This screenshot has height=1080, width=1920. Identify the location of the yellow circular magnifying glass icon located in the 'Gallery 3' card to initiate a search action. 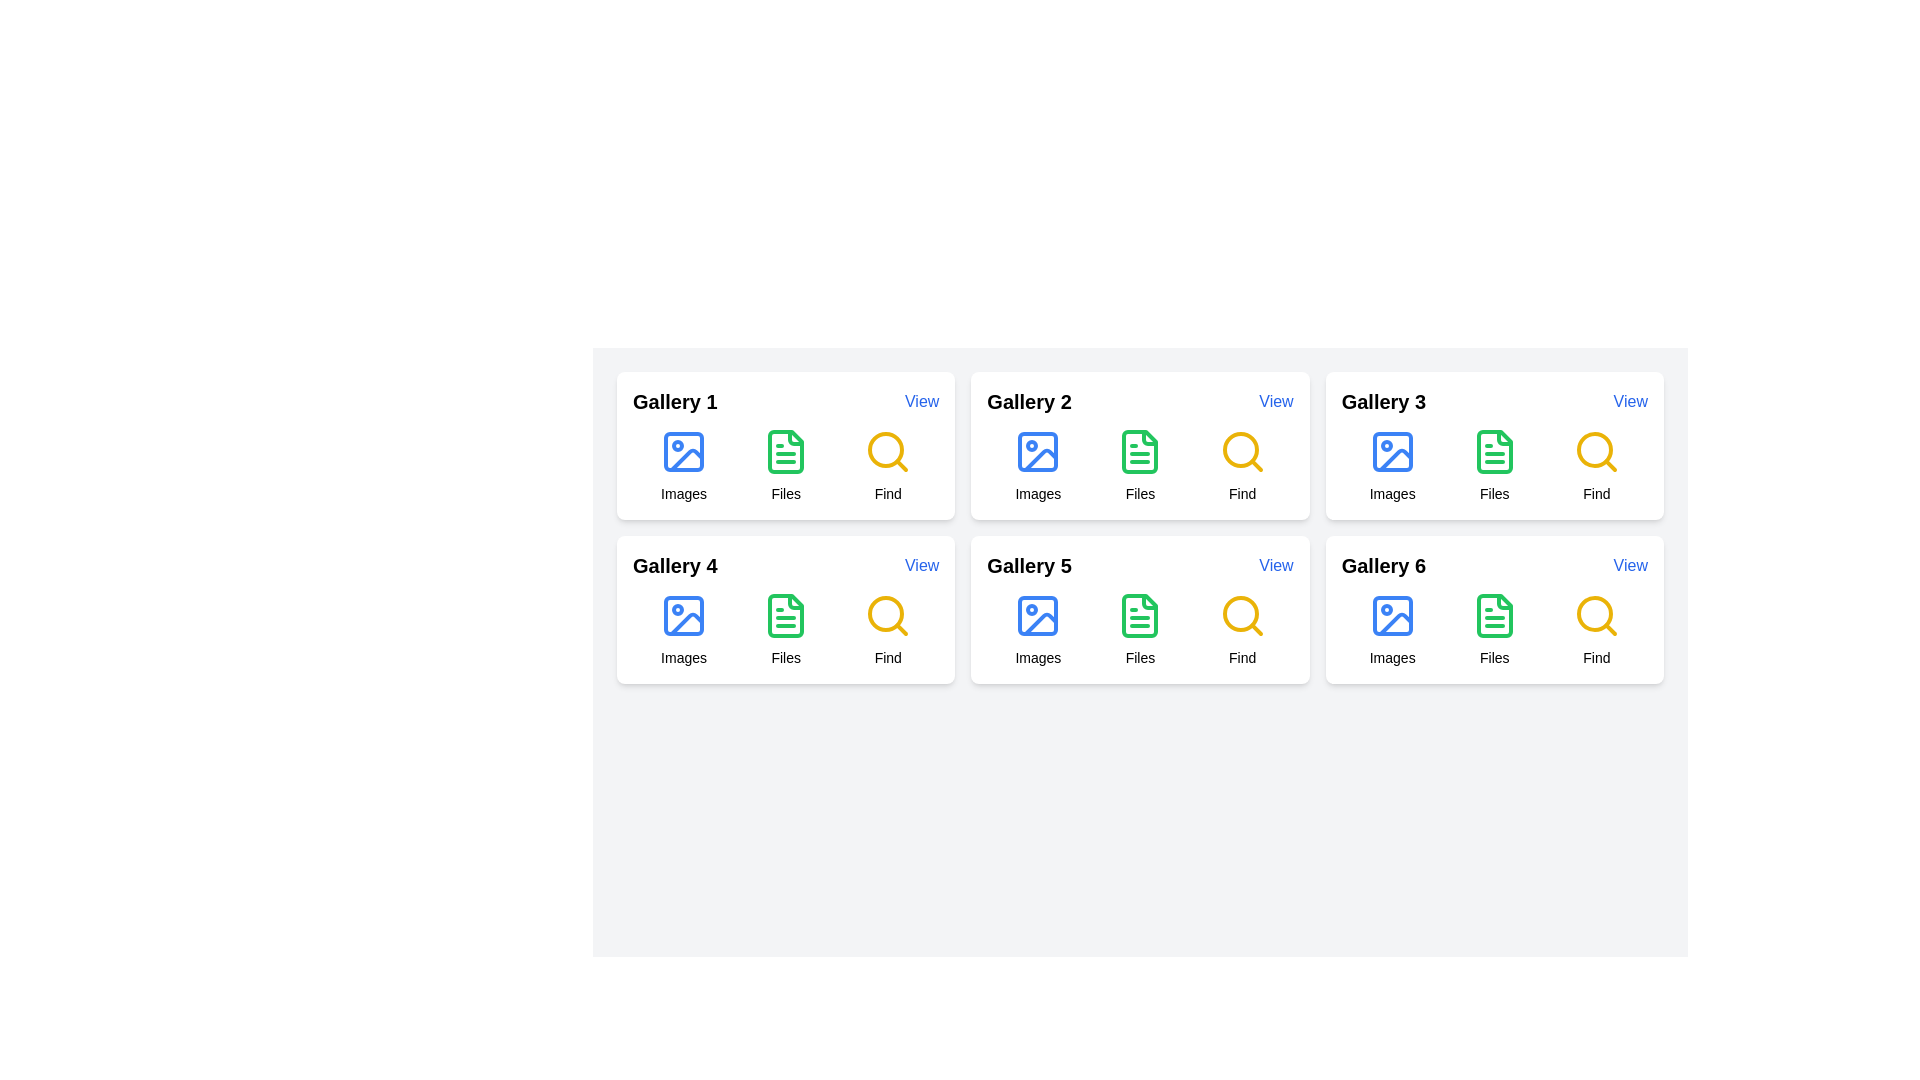
(1595, 451).